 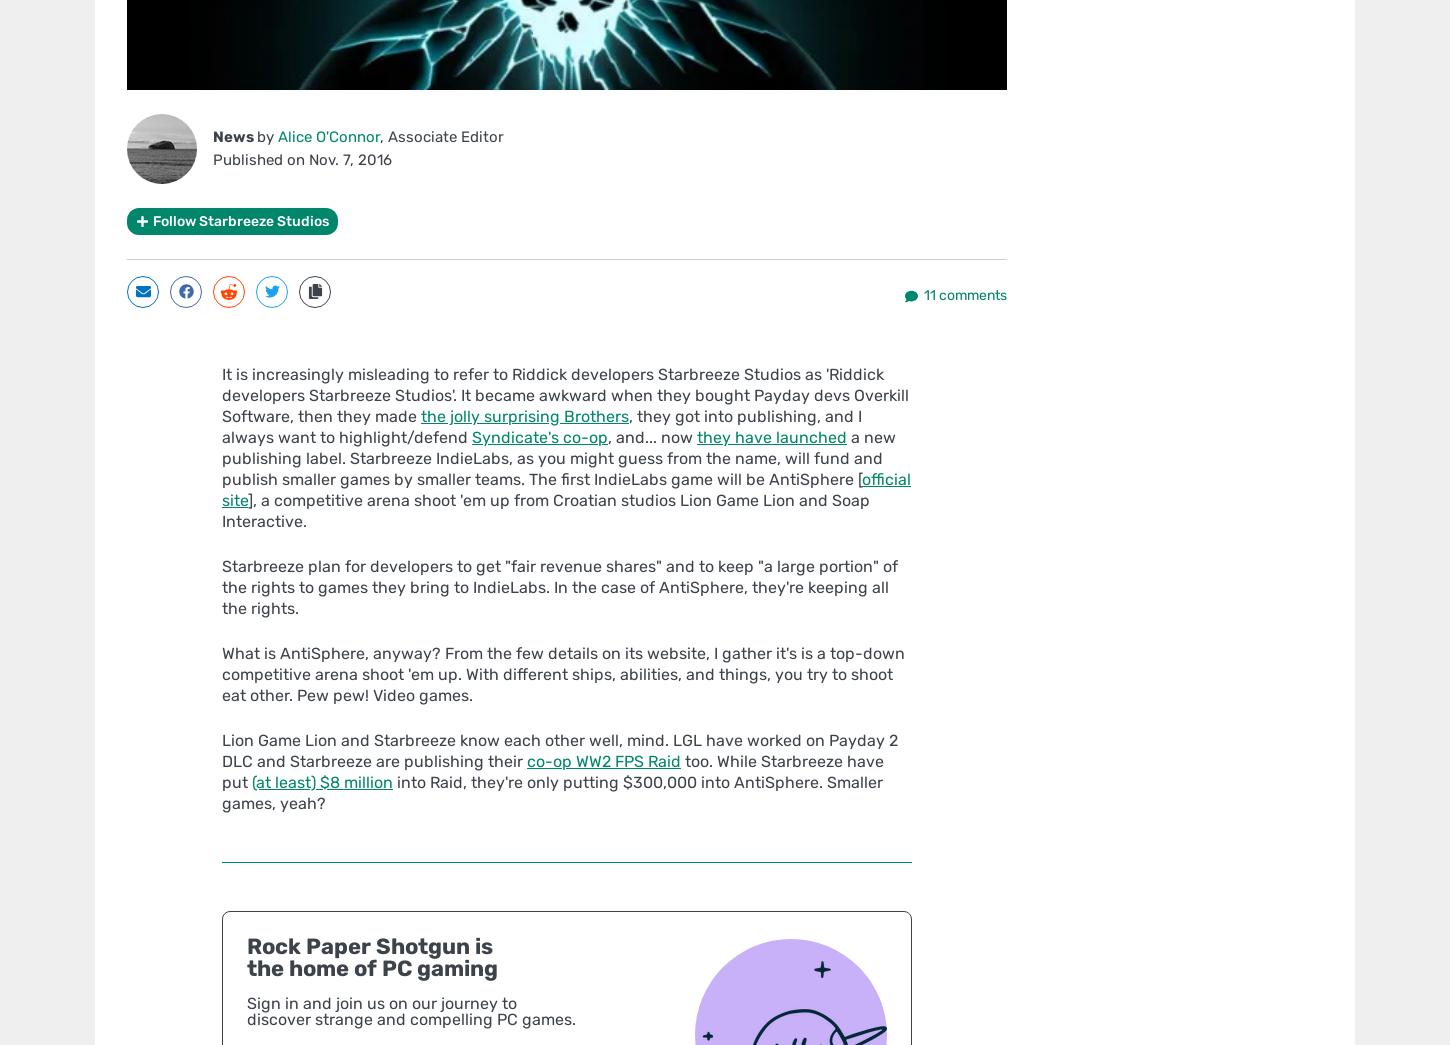 I want to click on 'News', so click(x=234, y=134).